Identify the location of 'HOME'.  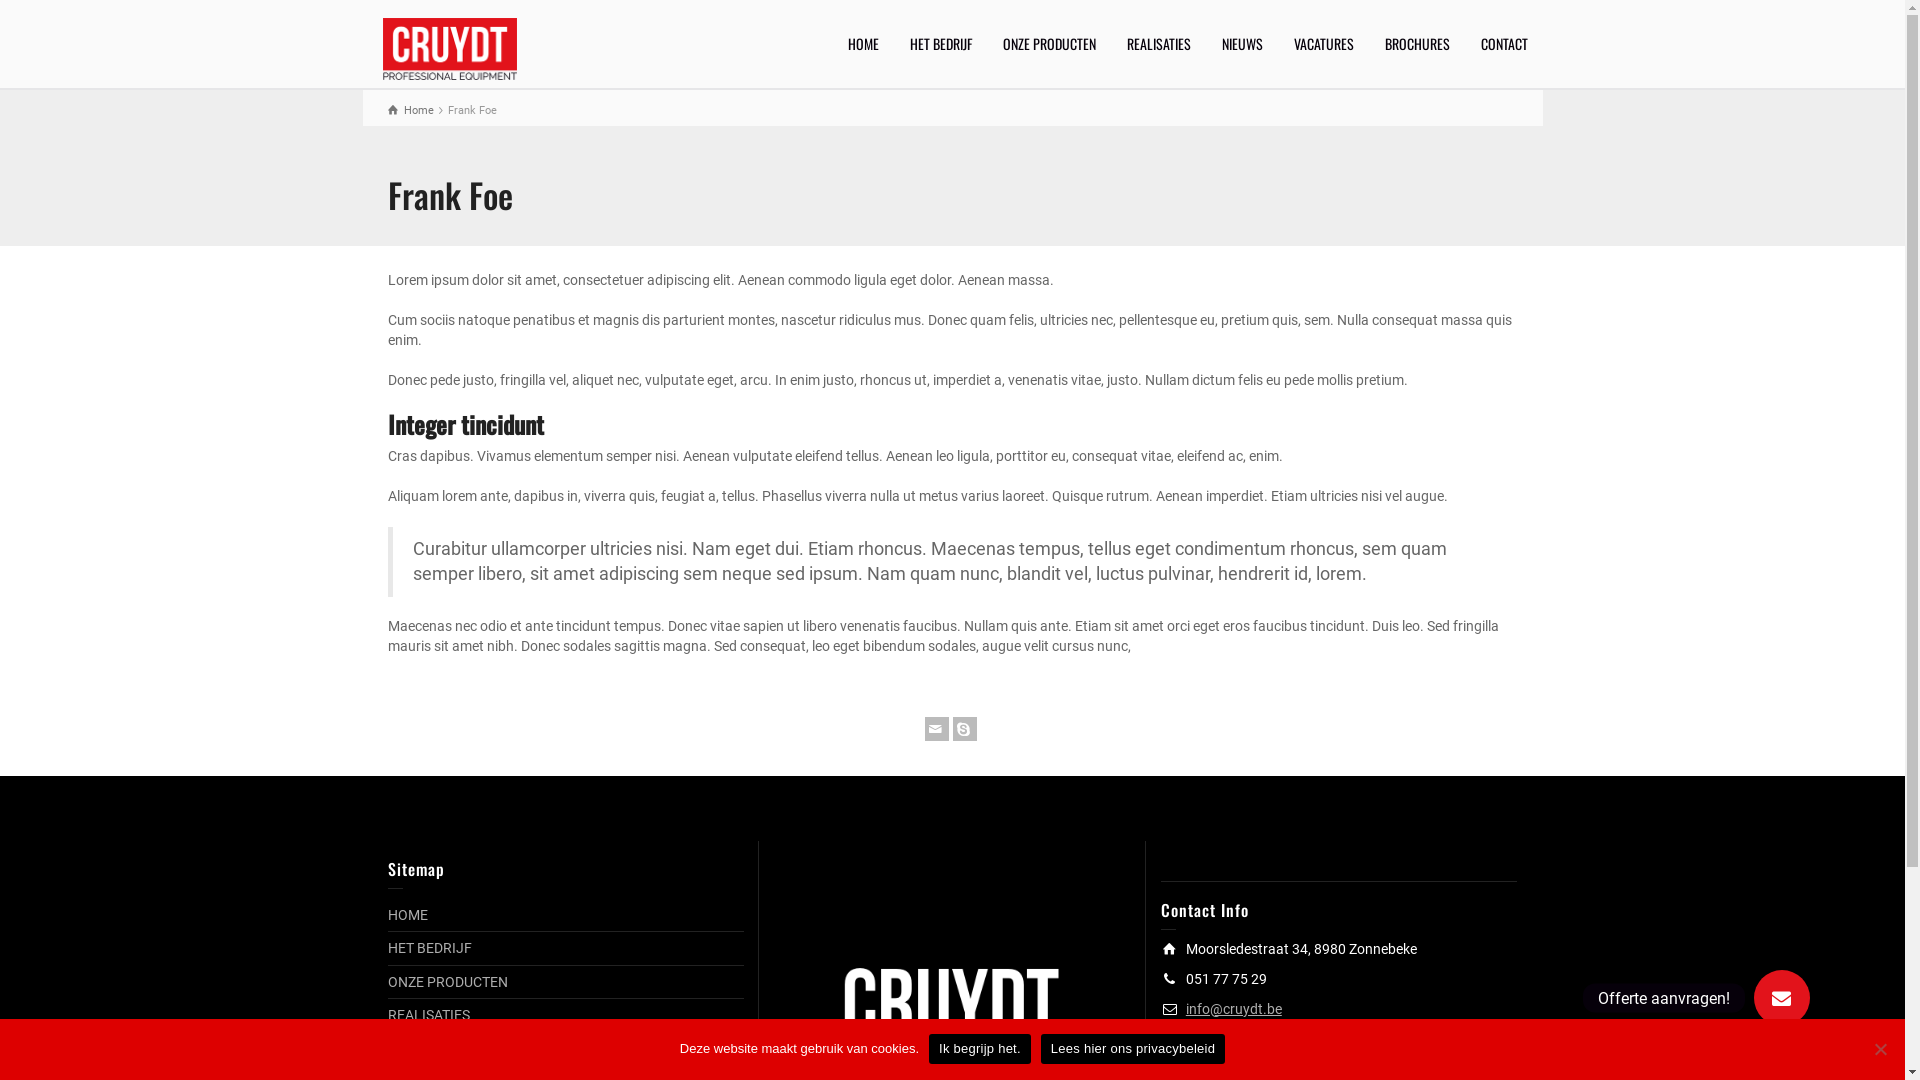
(863, 43).